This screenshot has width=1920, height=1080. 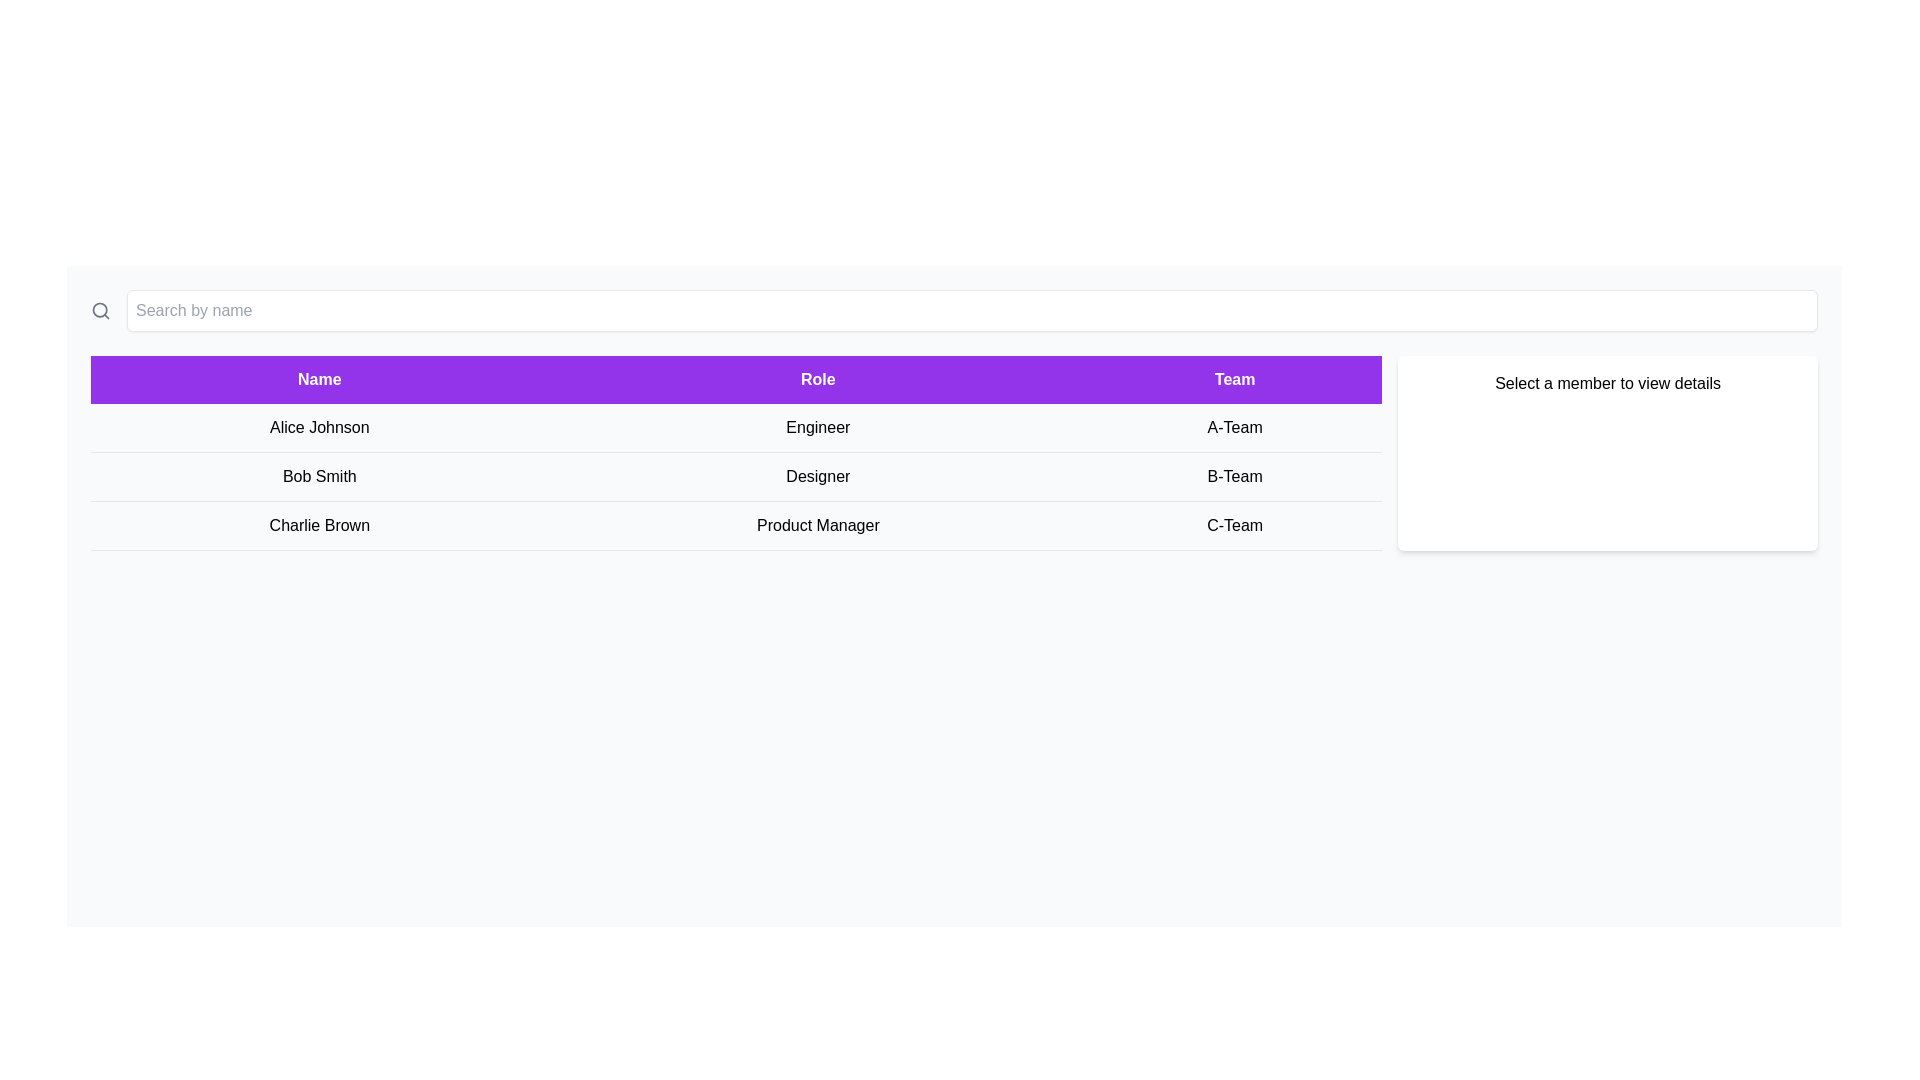 I want to click on the text label indicating the team membership 'B-Team' in the third column of the second row of the table, so click(x=1234, y=477).